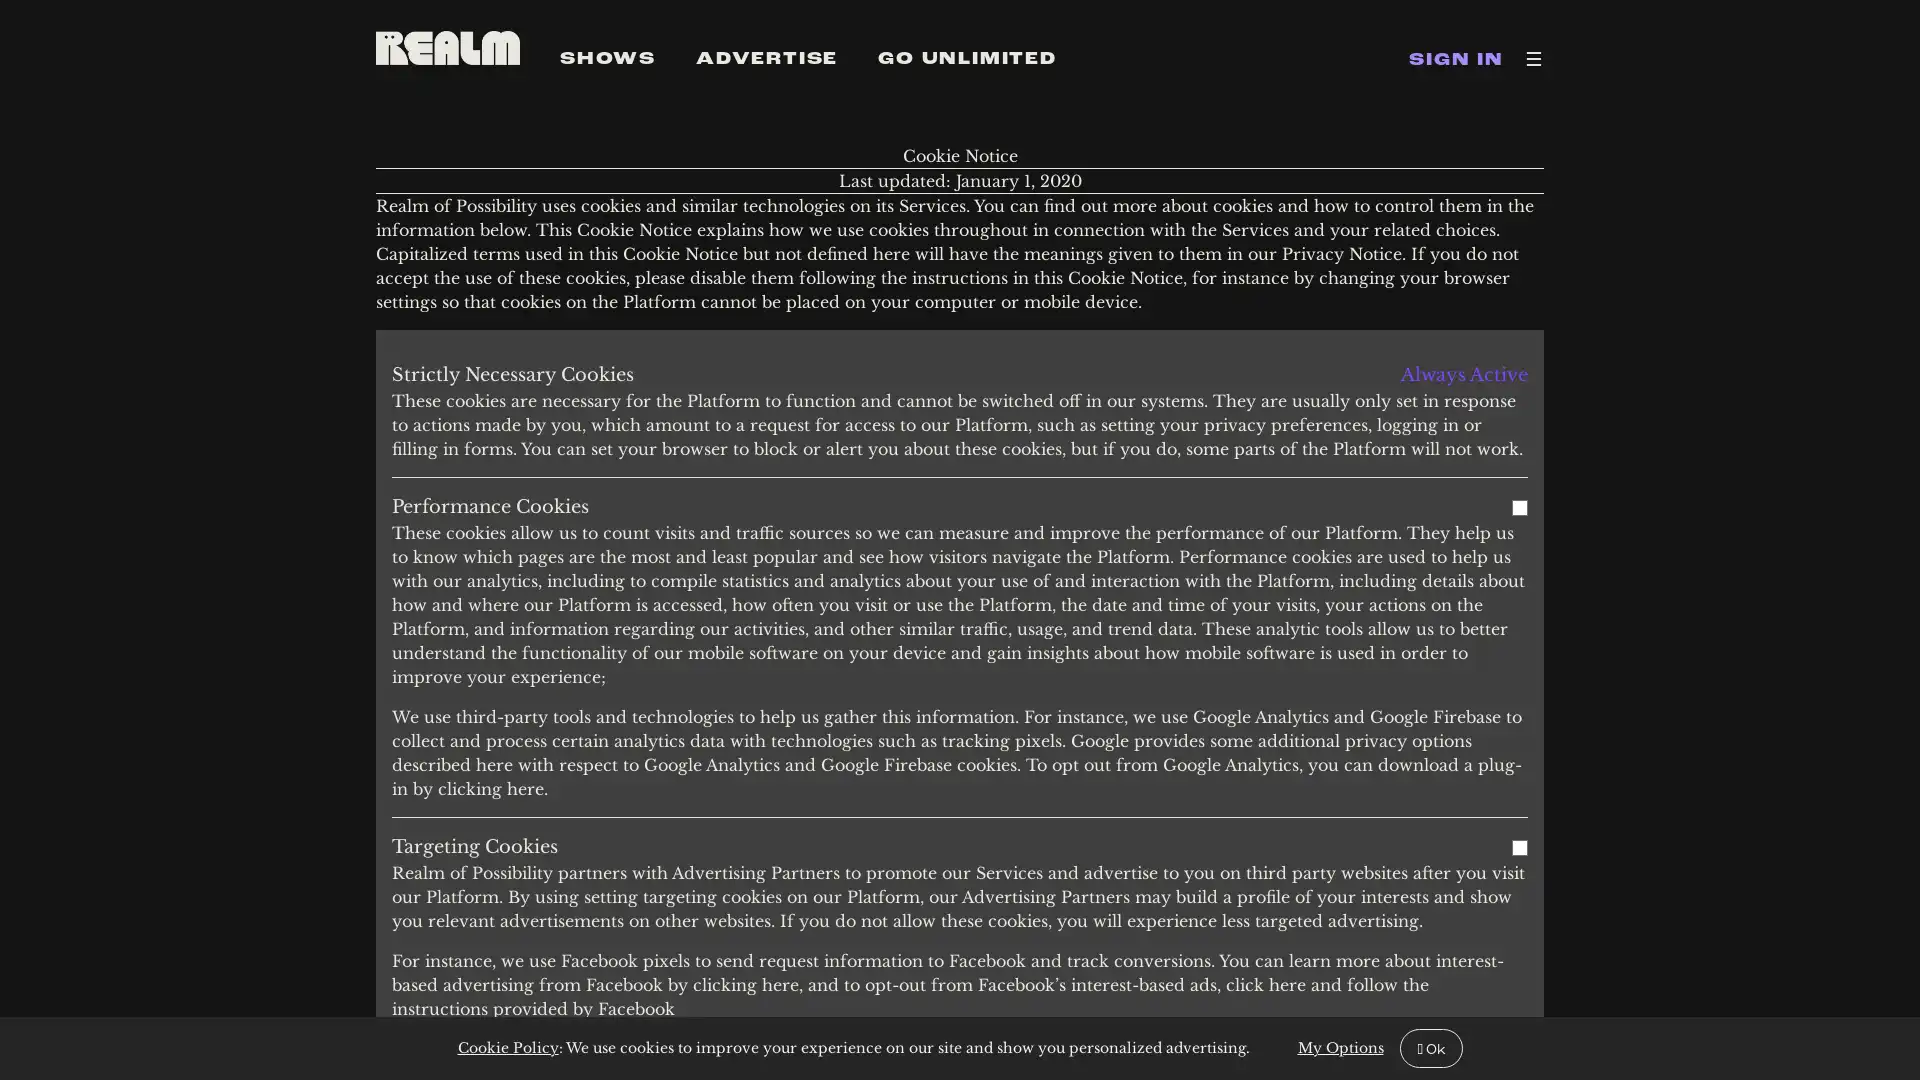  What do you see at coordinates (1533, 57) in the screenshot?
I see `Open menu` at bounding box center [1533, 57].